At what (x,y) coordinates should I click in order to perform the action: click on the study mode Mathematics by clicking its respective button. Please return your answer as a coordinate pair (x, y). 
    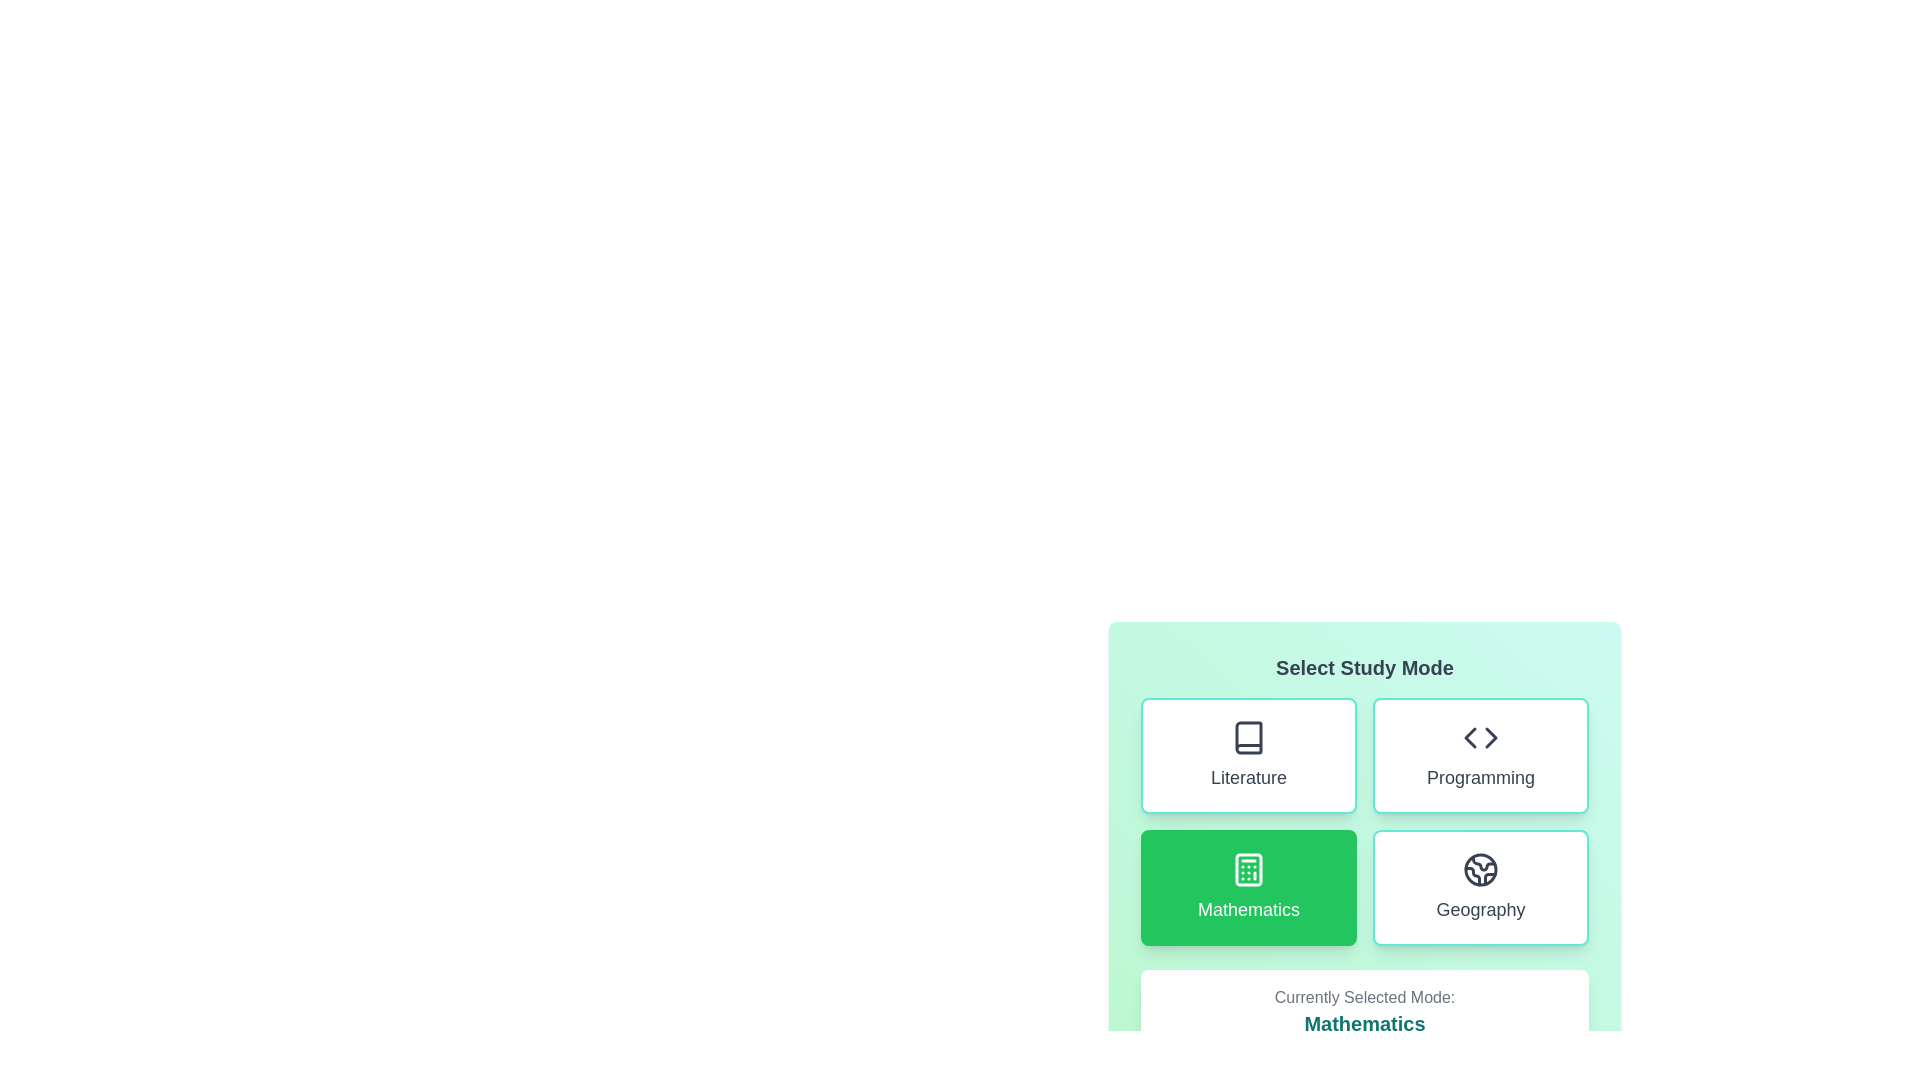
    Looking at the image, I should click on (1247, 886).